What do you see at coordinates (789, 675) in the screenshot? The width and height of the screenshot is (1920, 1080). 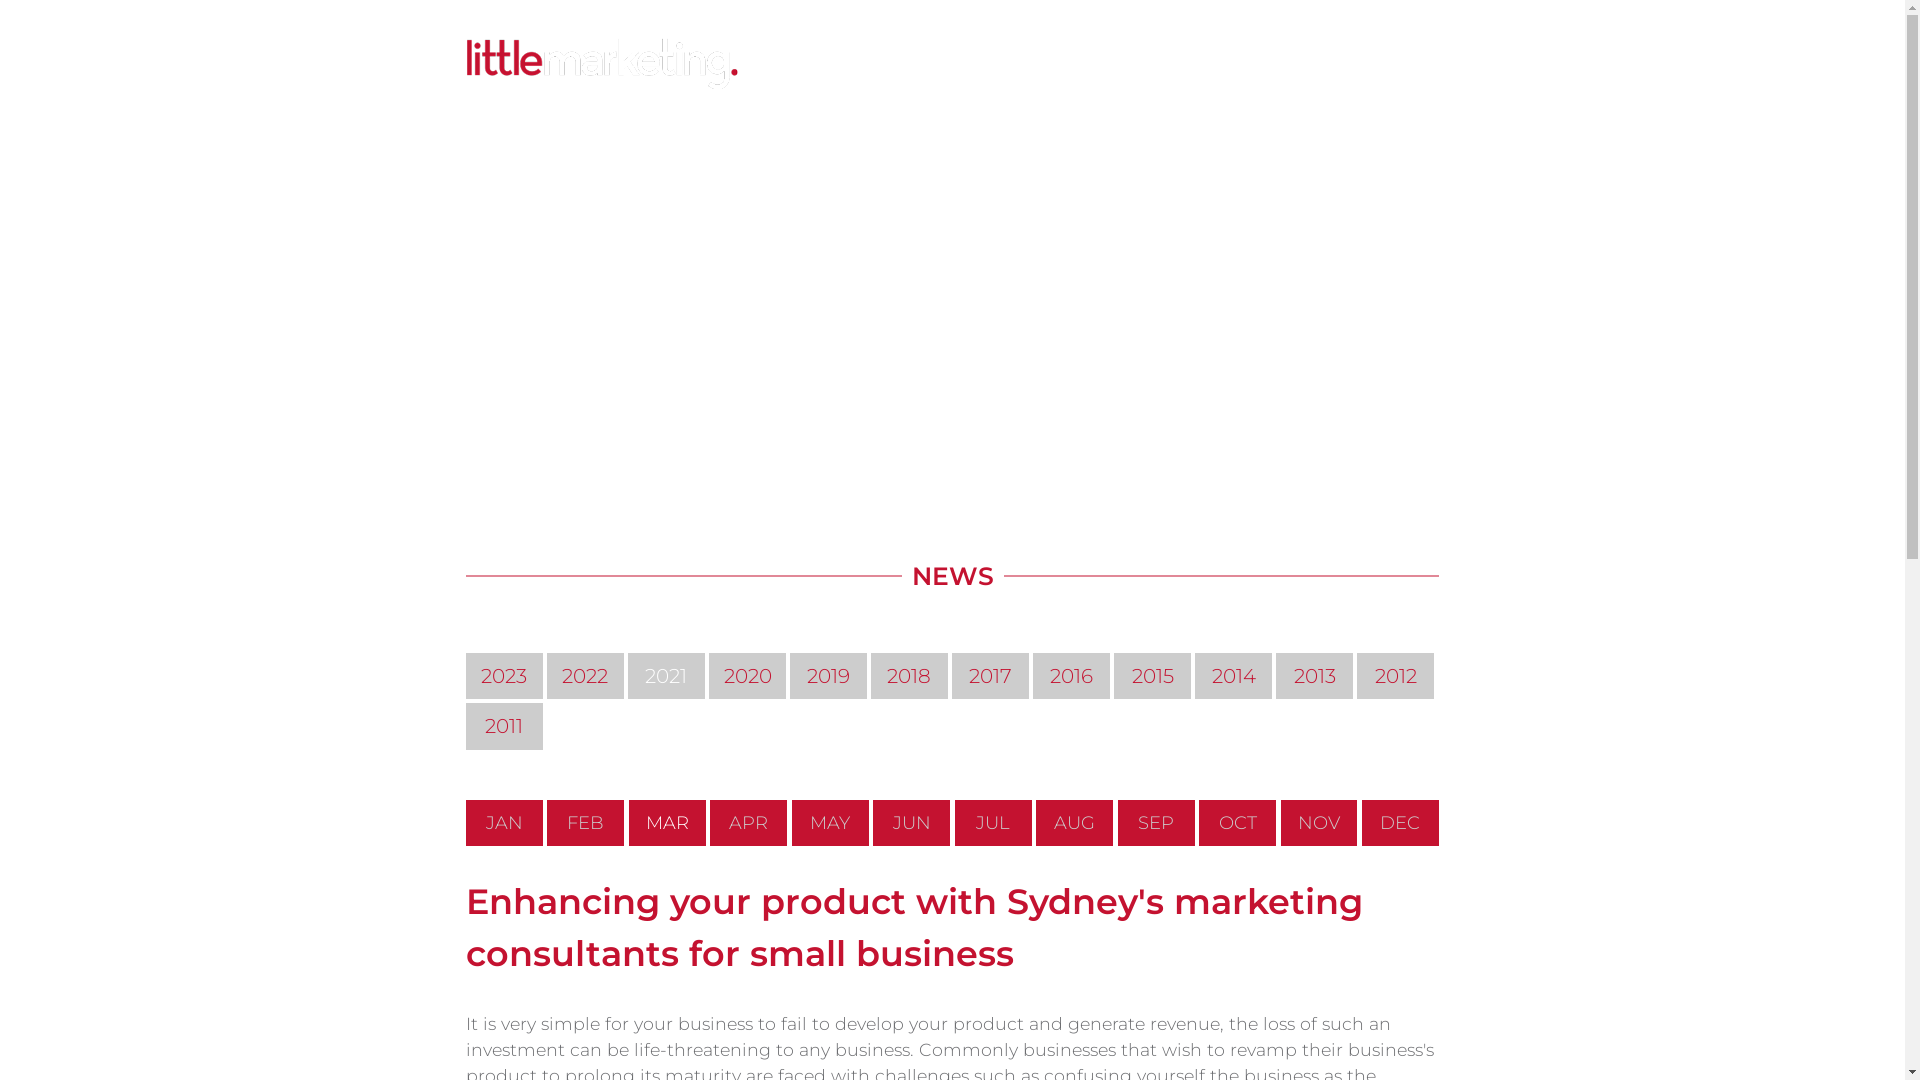 I see `'2019'` at bounding box center [789, 675].